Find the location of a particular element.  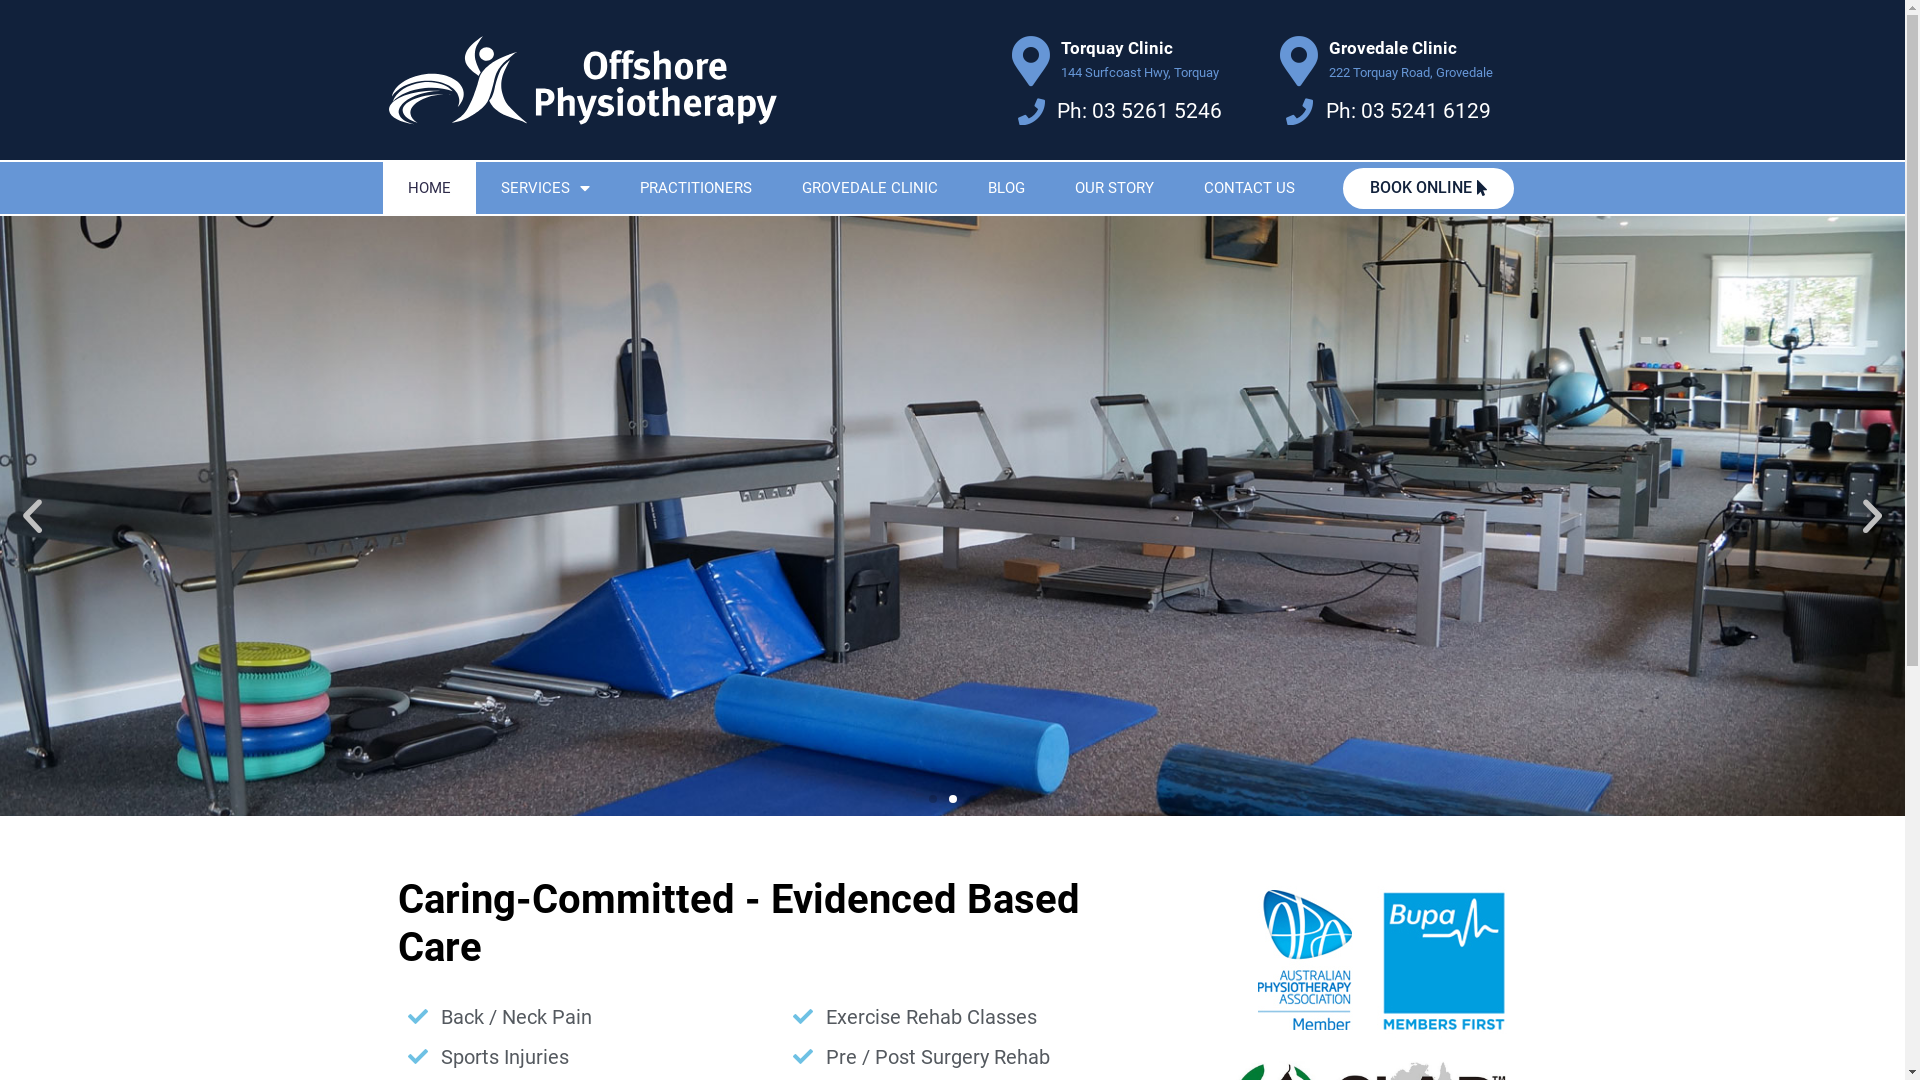

'Exercise Rehab Classes' is located at coordinates (975, 1017).